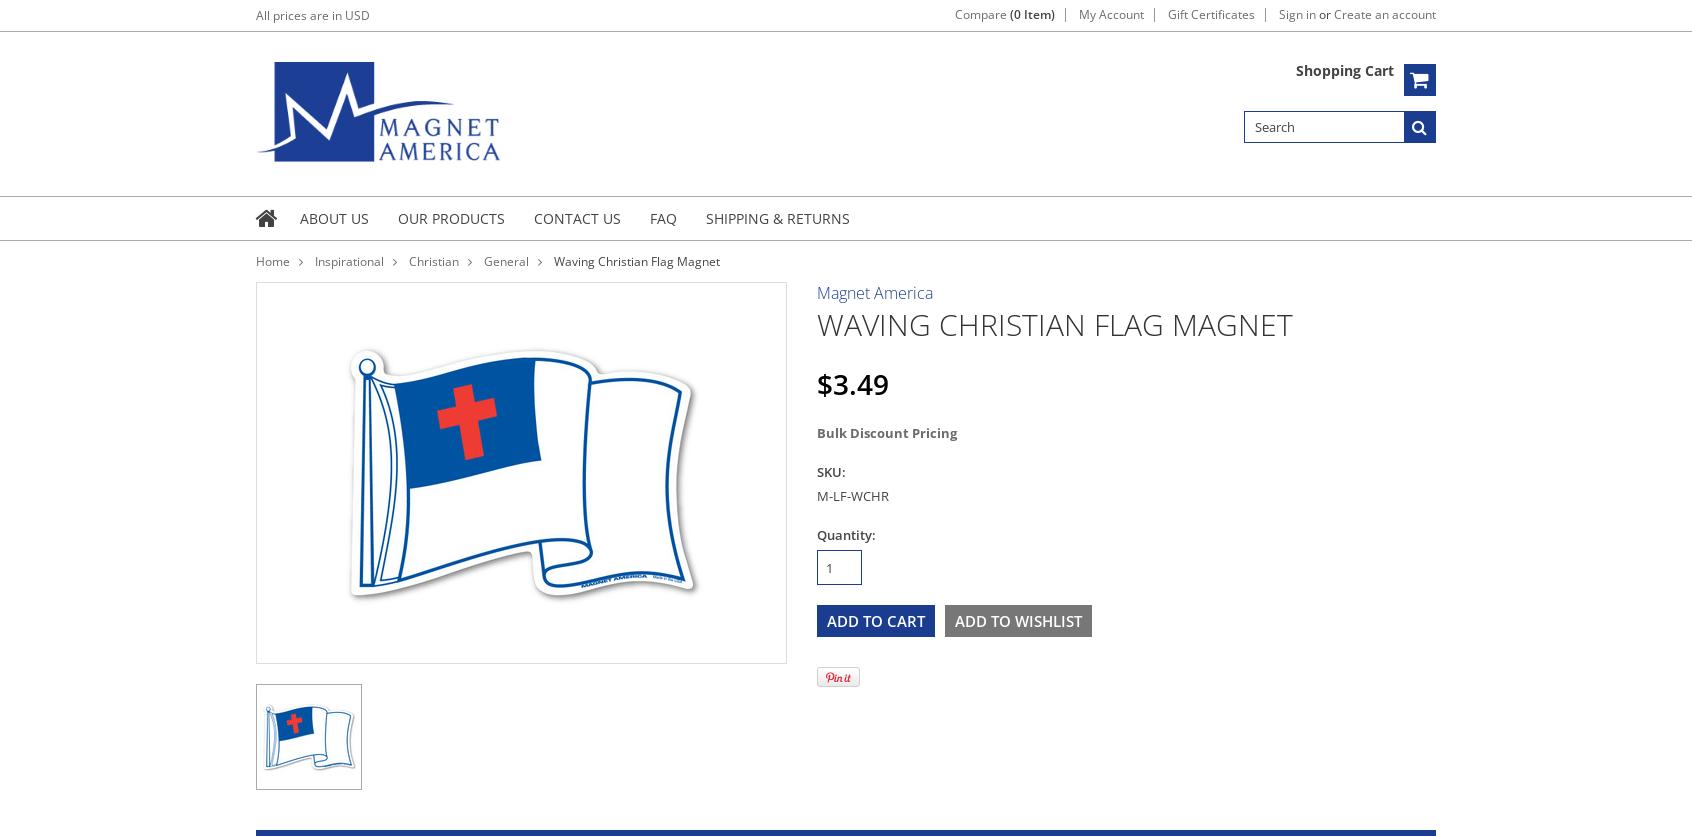 Image resolution: width=1692 pixels, height=836 pixels. Describe the element at coordinates (817, 381) in the screenshot. I see `'$3.49'` at that location.